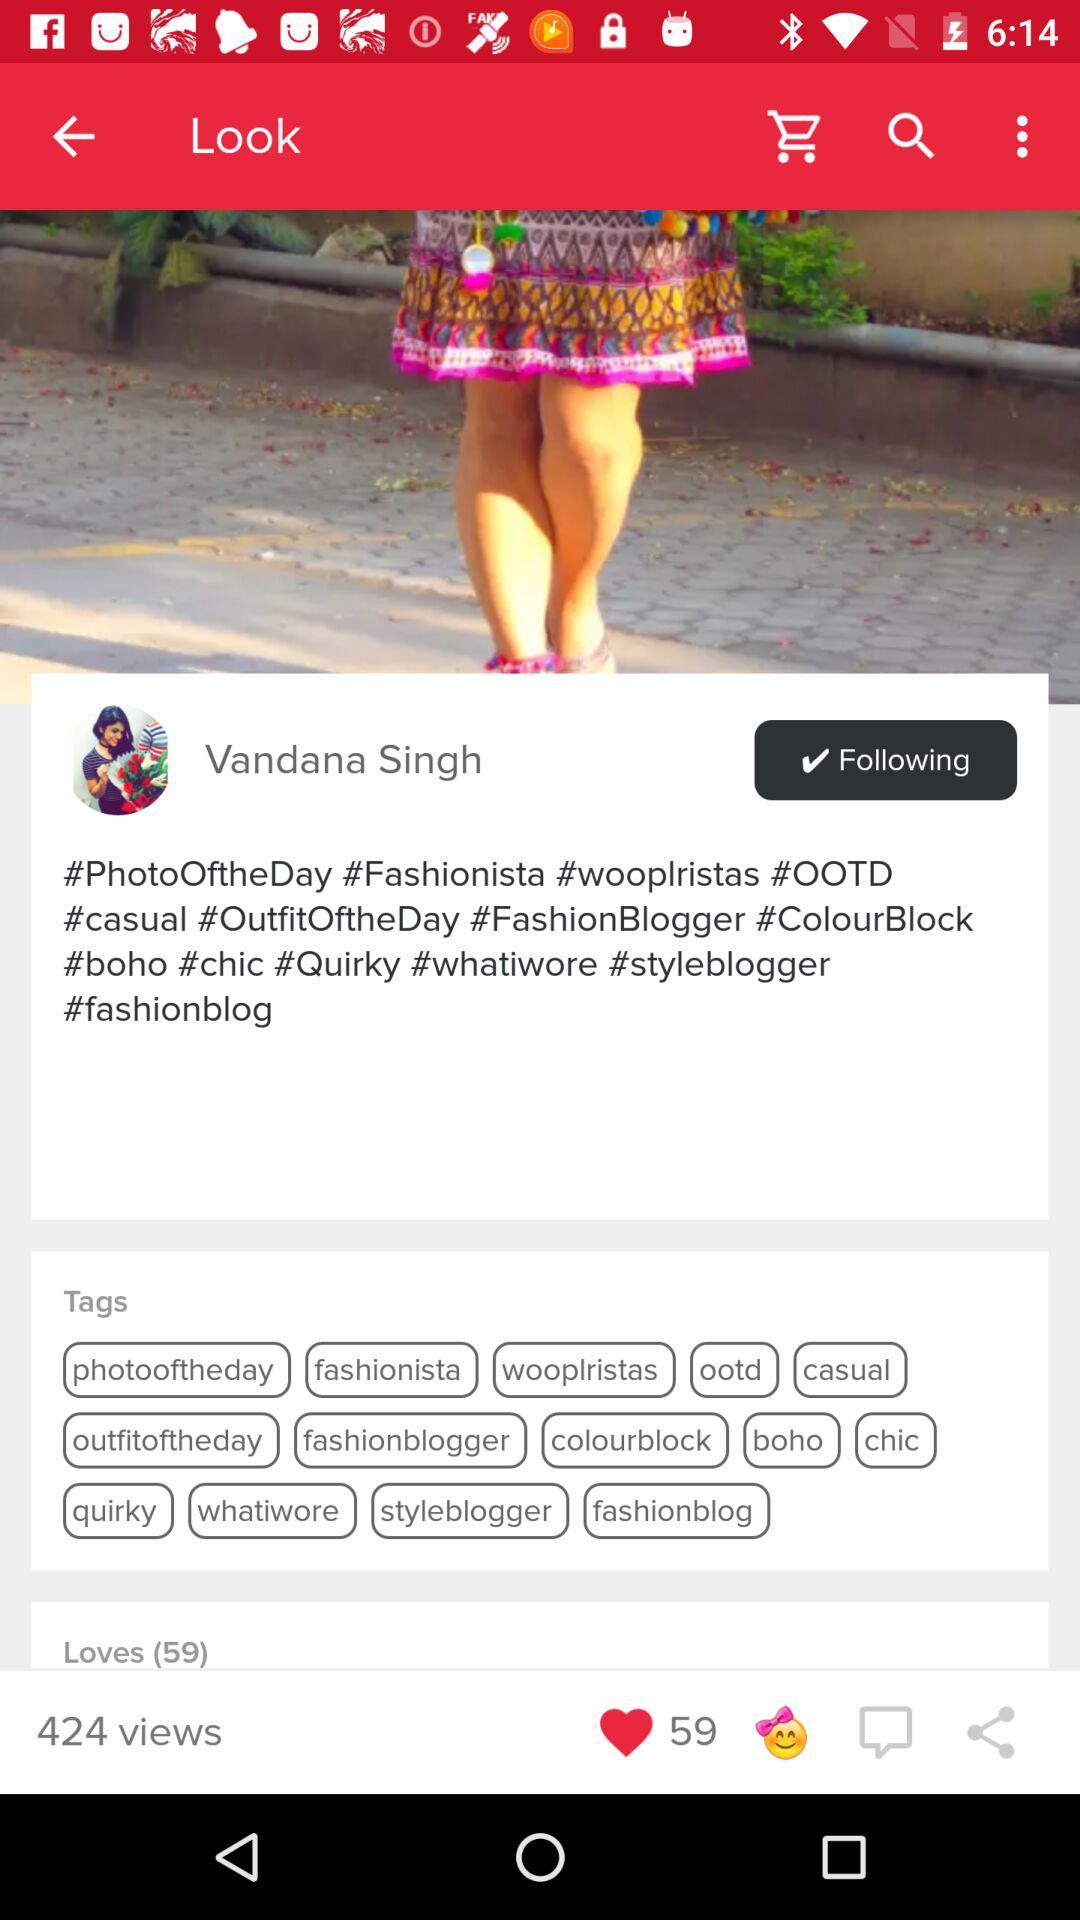 The width and height of the screenshot is (1080, 1920). Describe the element at coordinates (990, 1731) in the screenshot. I see `the share icon` at that location.